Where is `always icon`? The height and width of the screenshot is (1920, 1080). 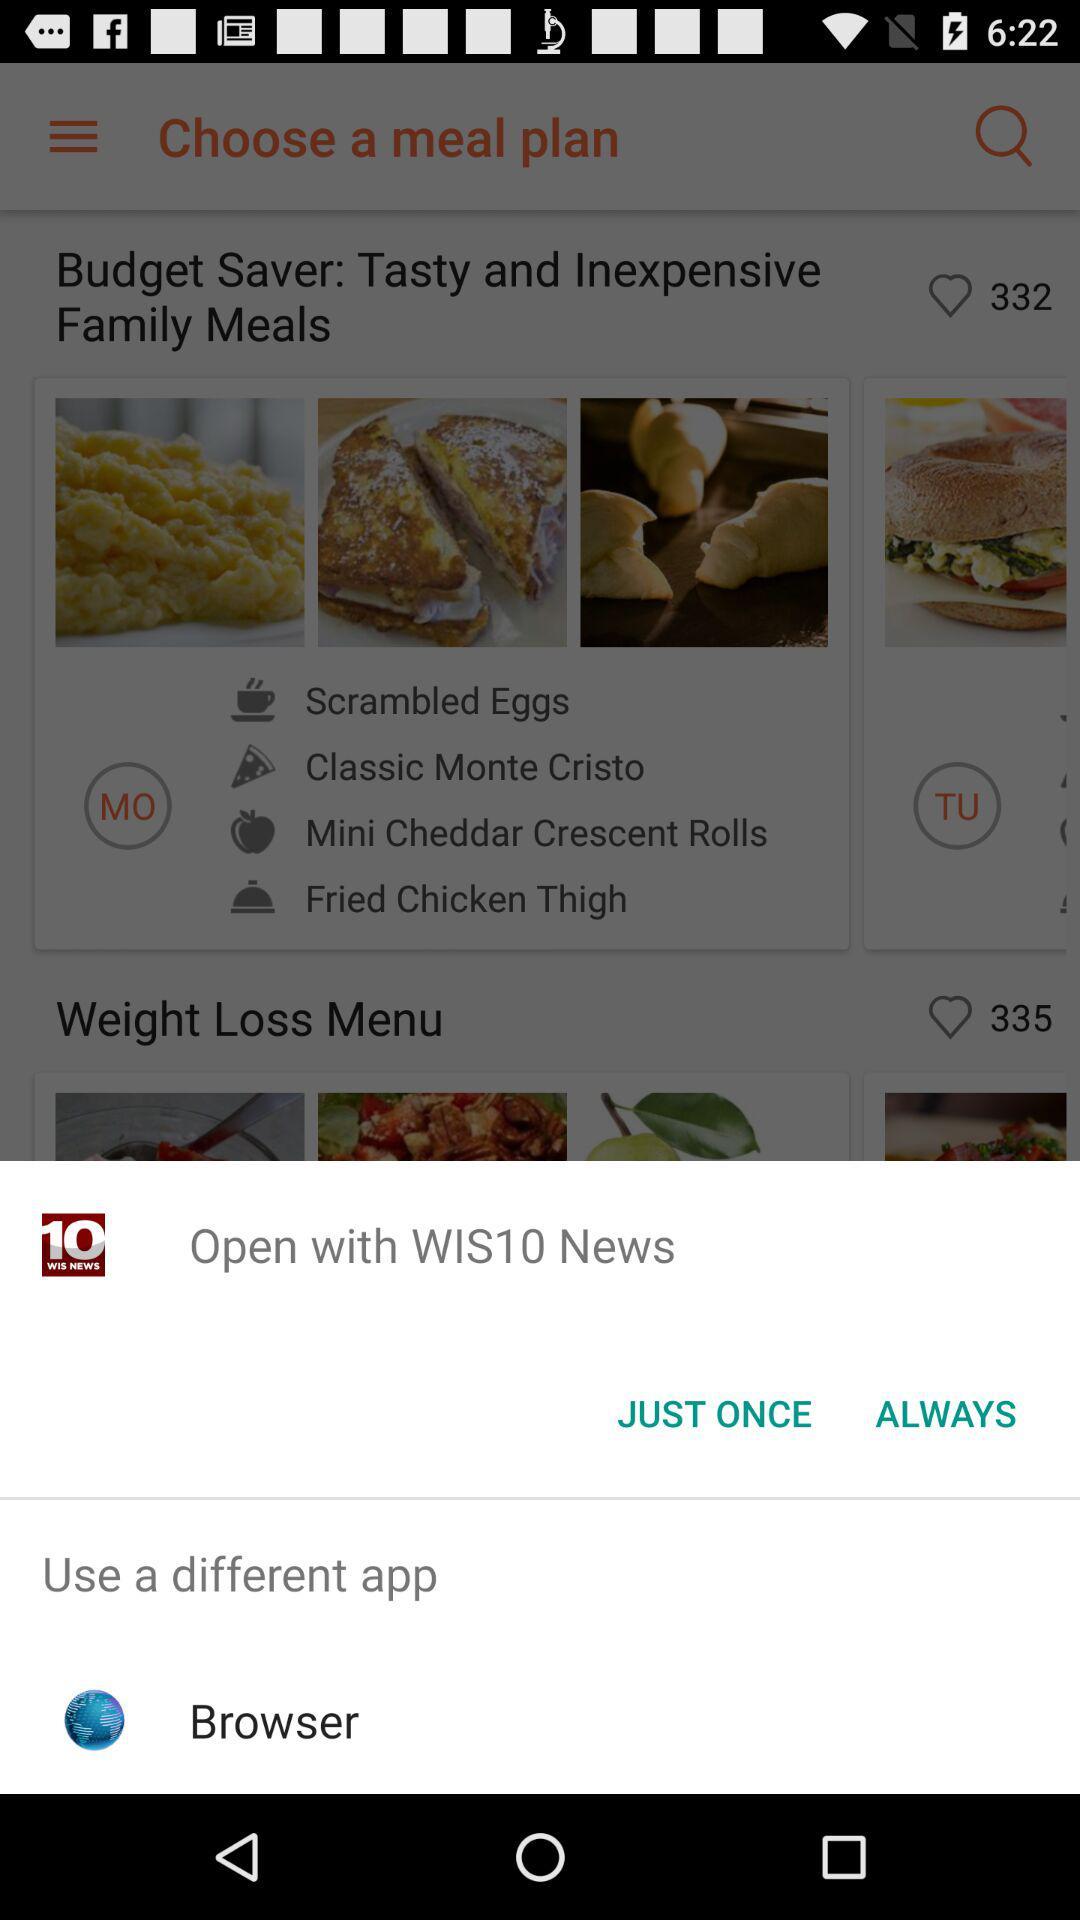 always icon is located at coordinates (945, 1411).